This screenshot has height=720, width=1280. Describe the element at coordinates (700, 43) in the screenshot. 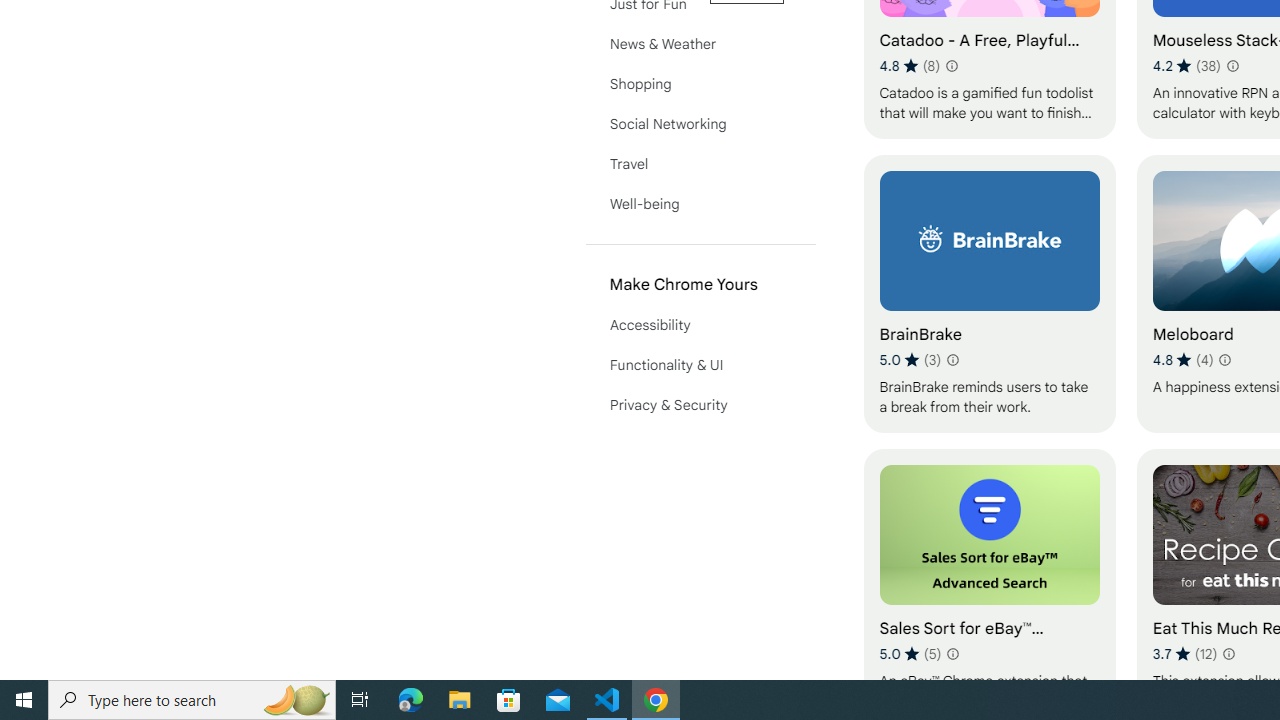

I see `'News & Weather'` at that location.